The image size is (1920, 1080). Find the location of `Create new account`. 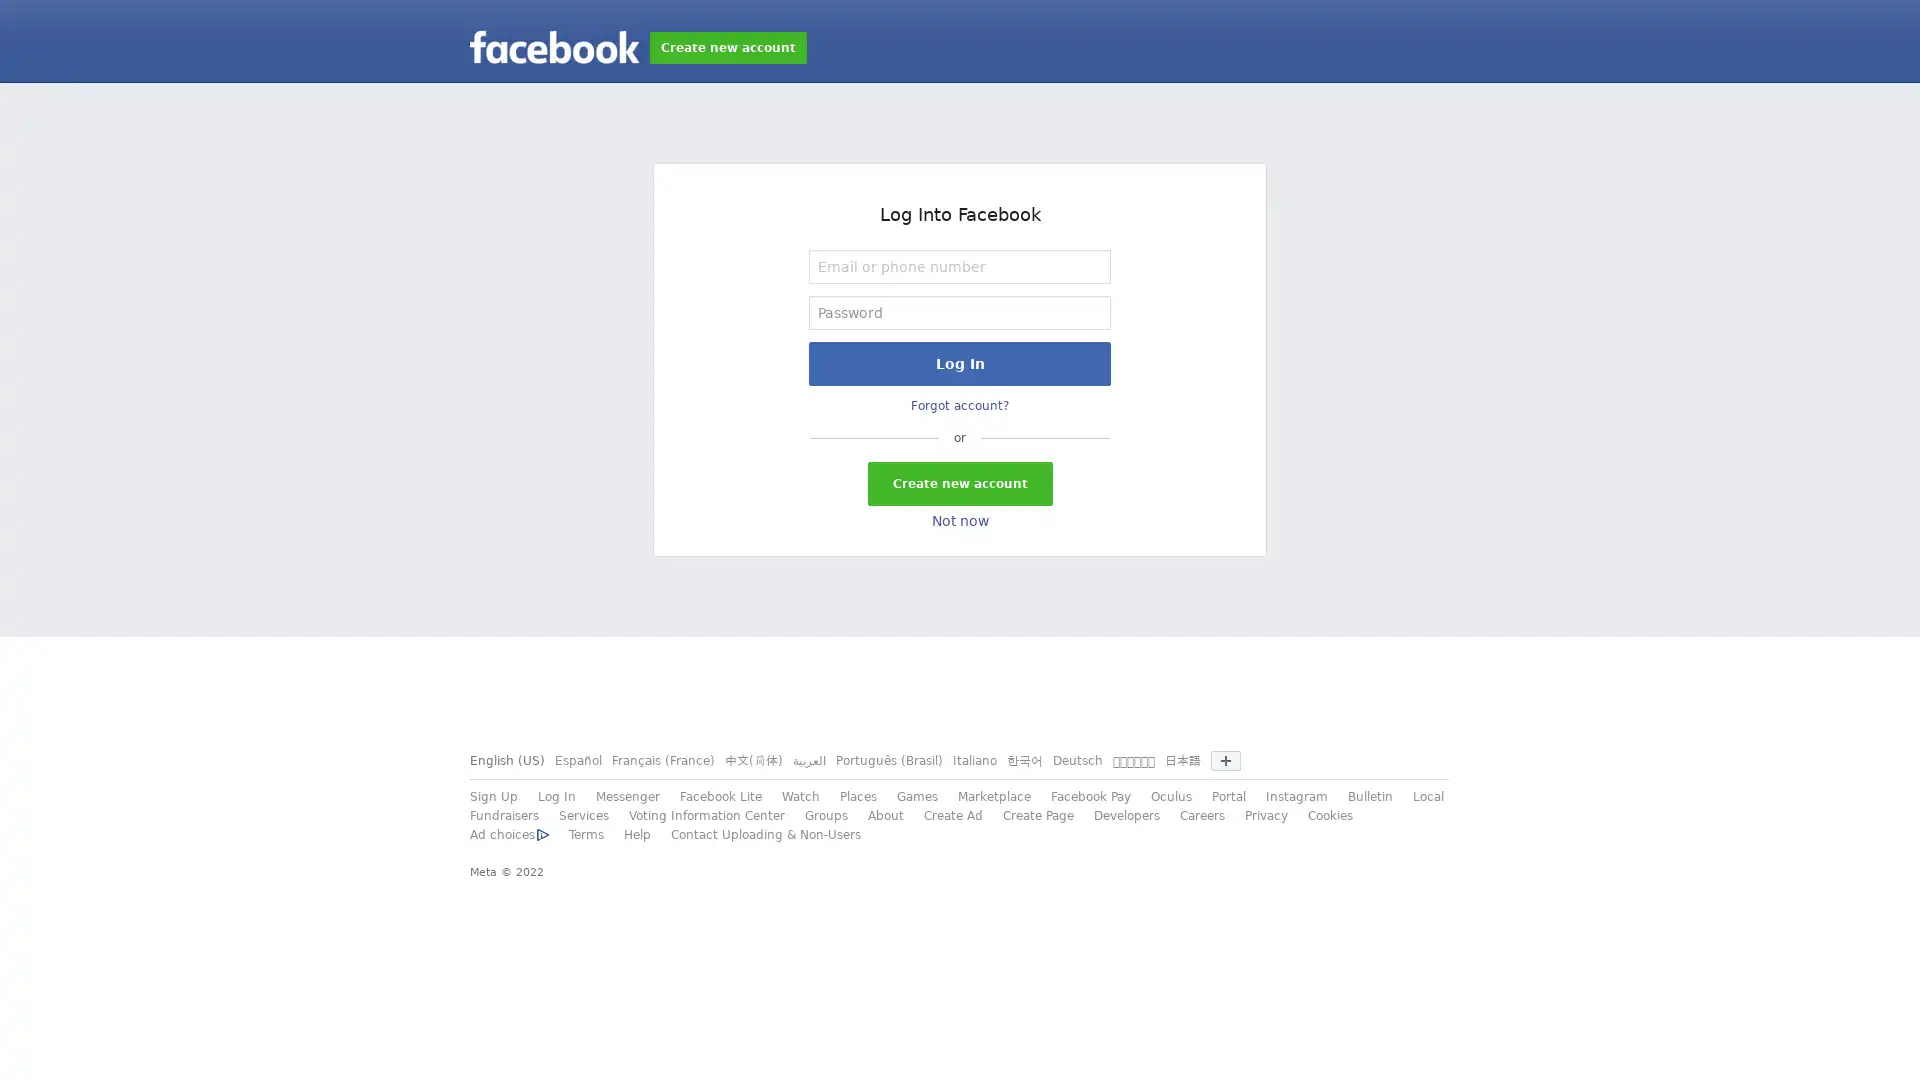

Create new account is located at coordinates (958, 483).